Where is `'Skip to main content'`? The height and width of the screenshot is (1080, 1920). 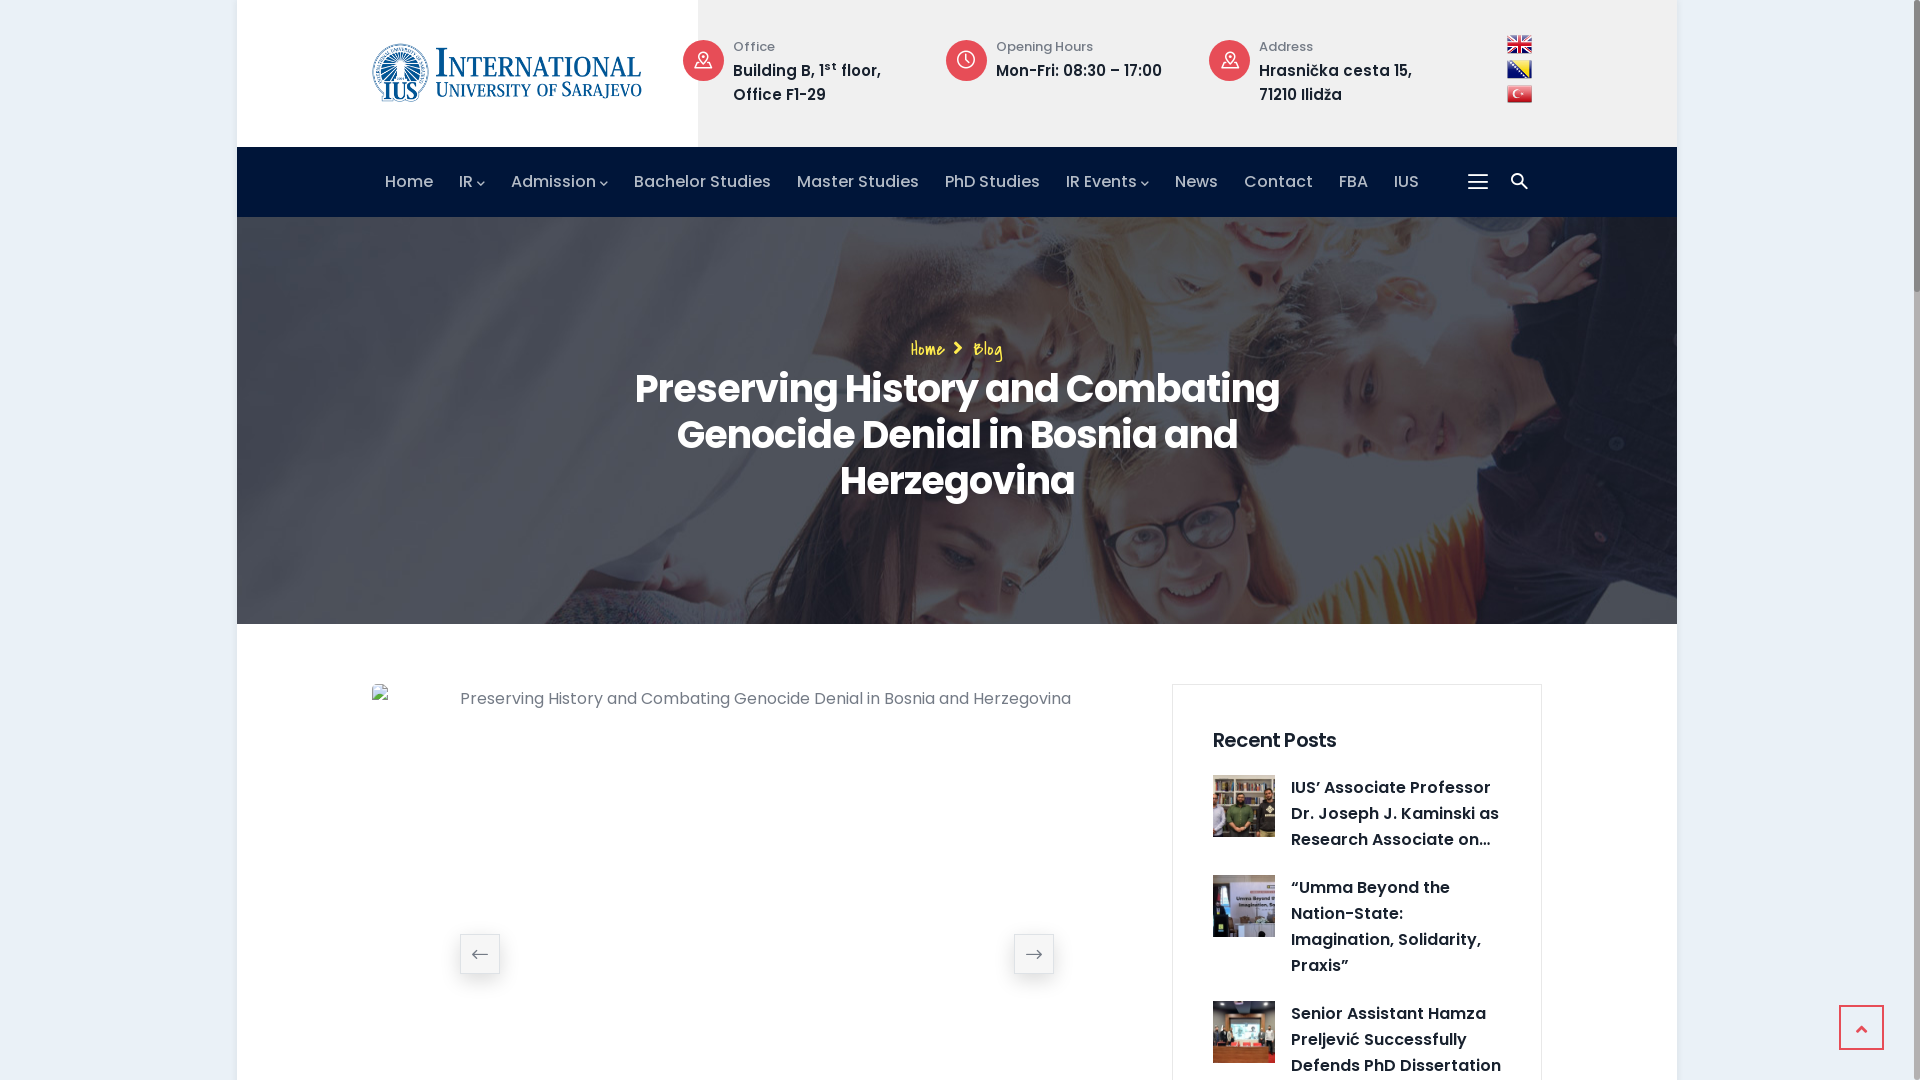 'Skip to main content' is located at coordinates (237, 0).